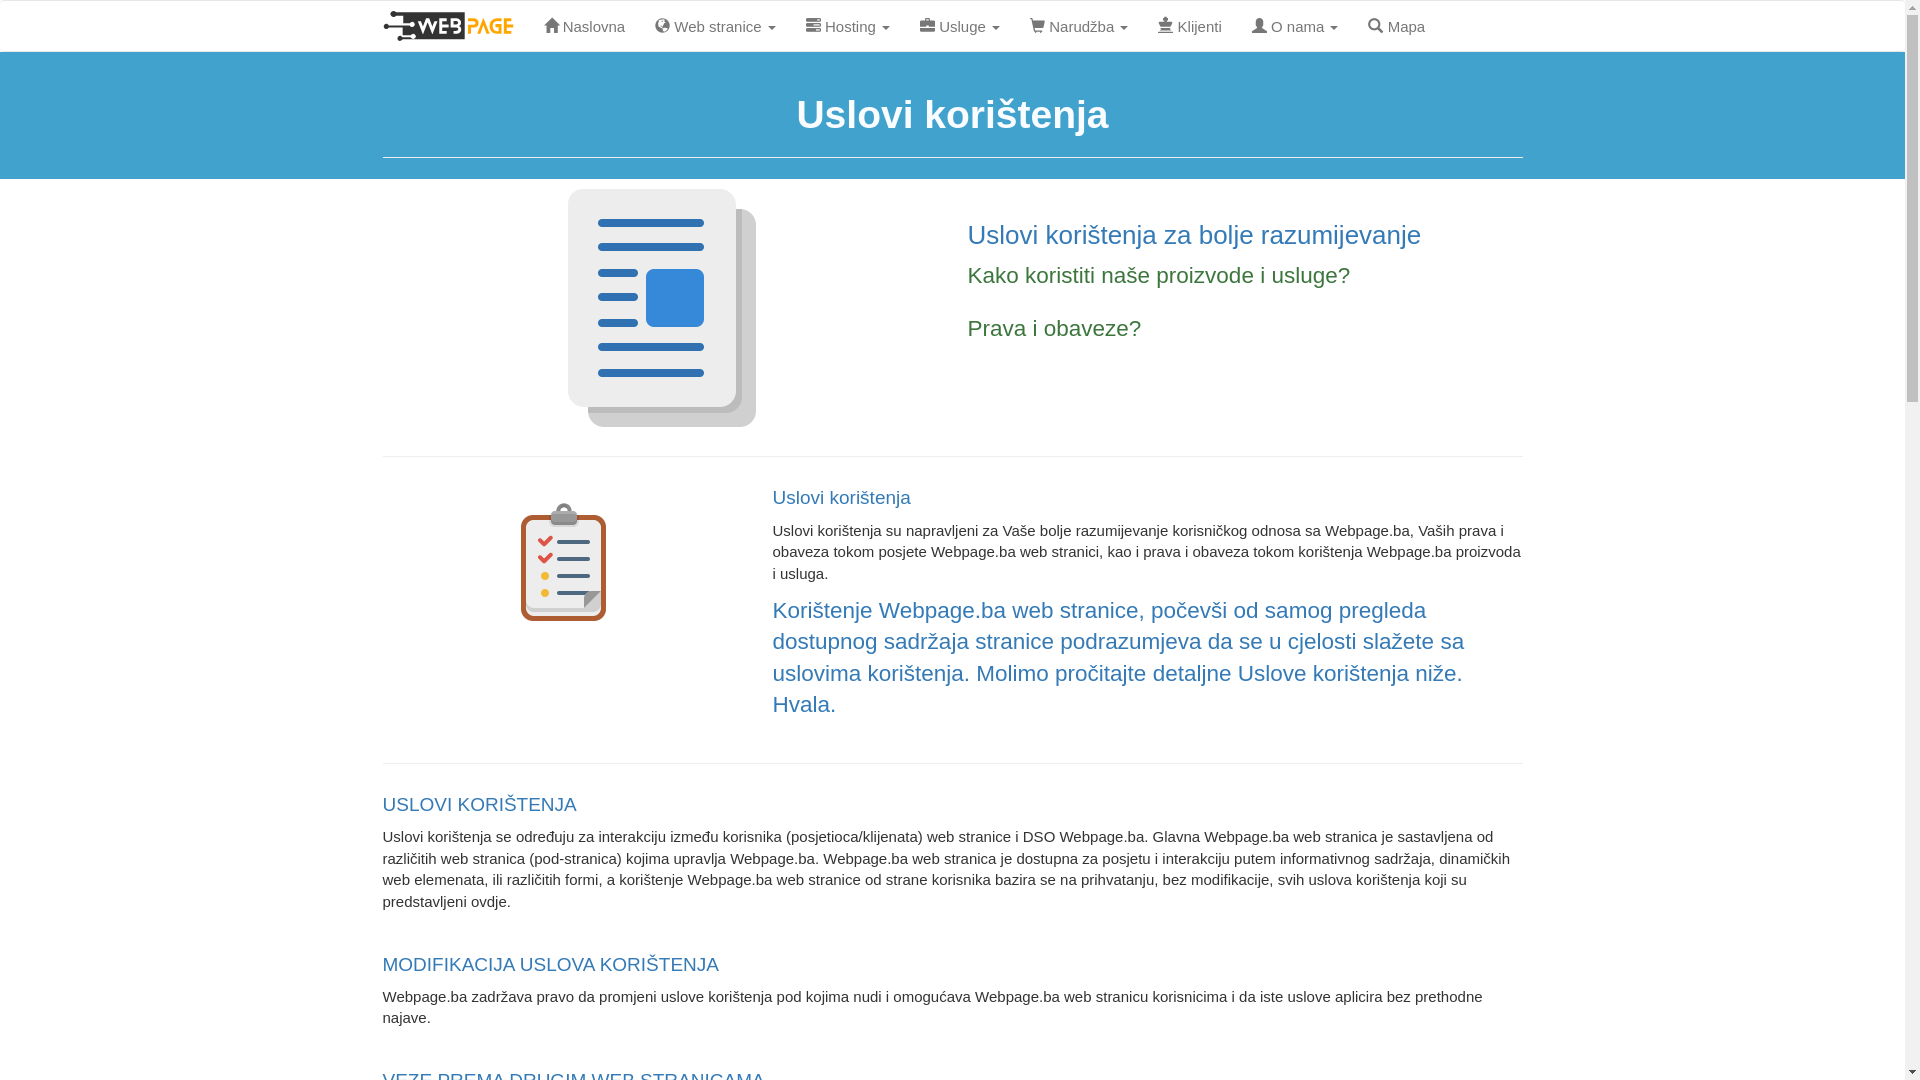 Image resolution: width=1920 pixels, height=1080 pixels. Describe the element at coordinates (1189, 26) in the screenshot. I see `'Klijenti'` at that location.